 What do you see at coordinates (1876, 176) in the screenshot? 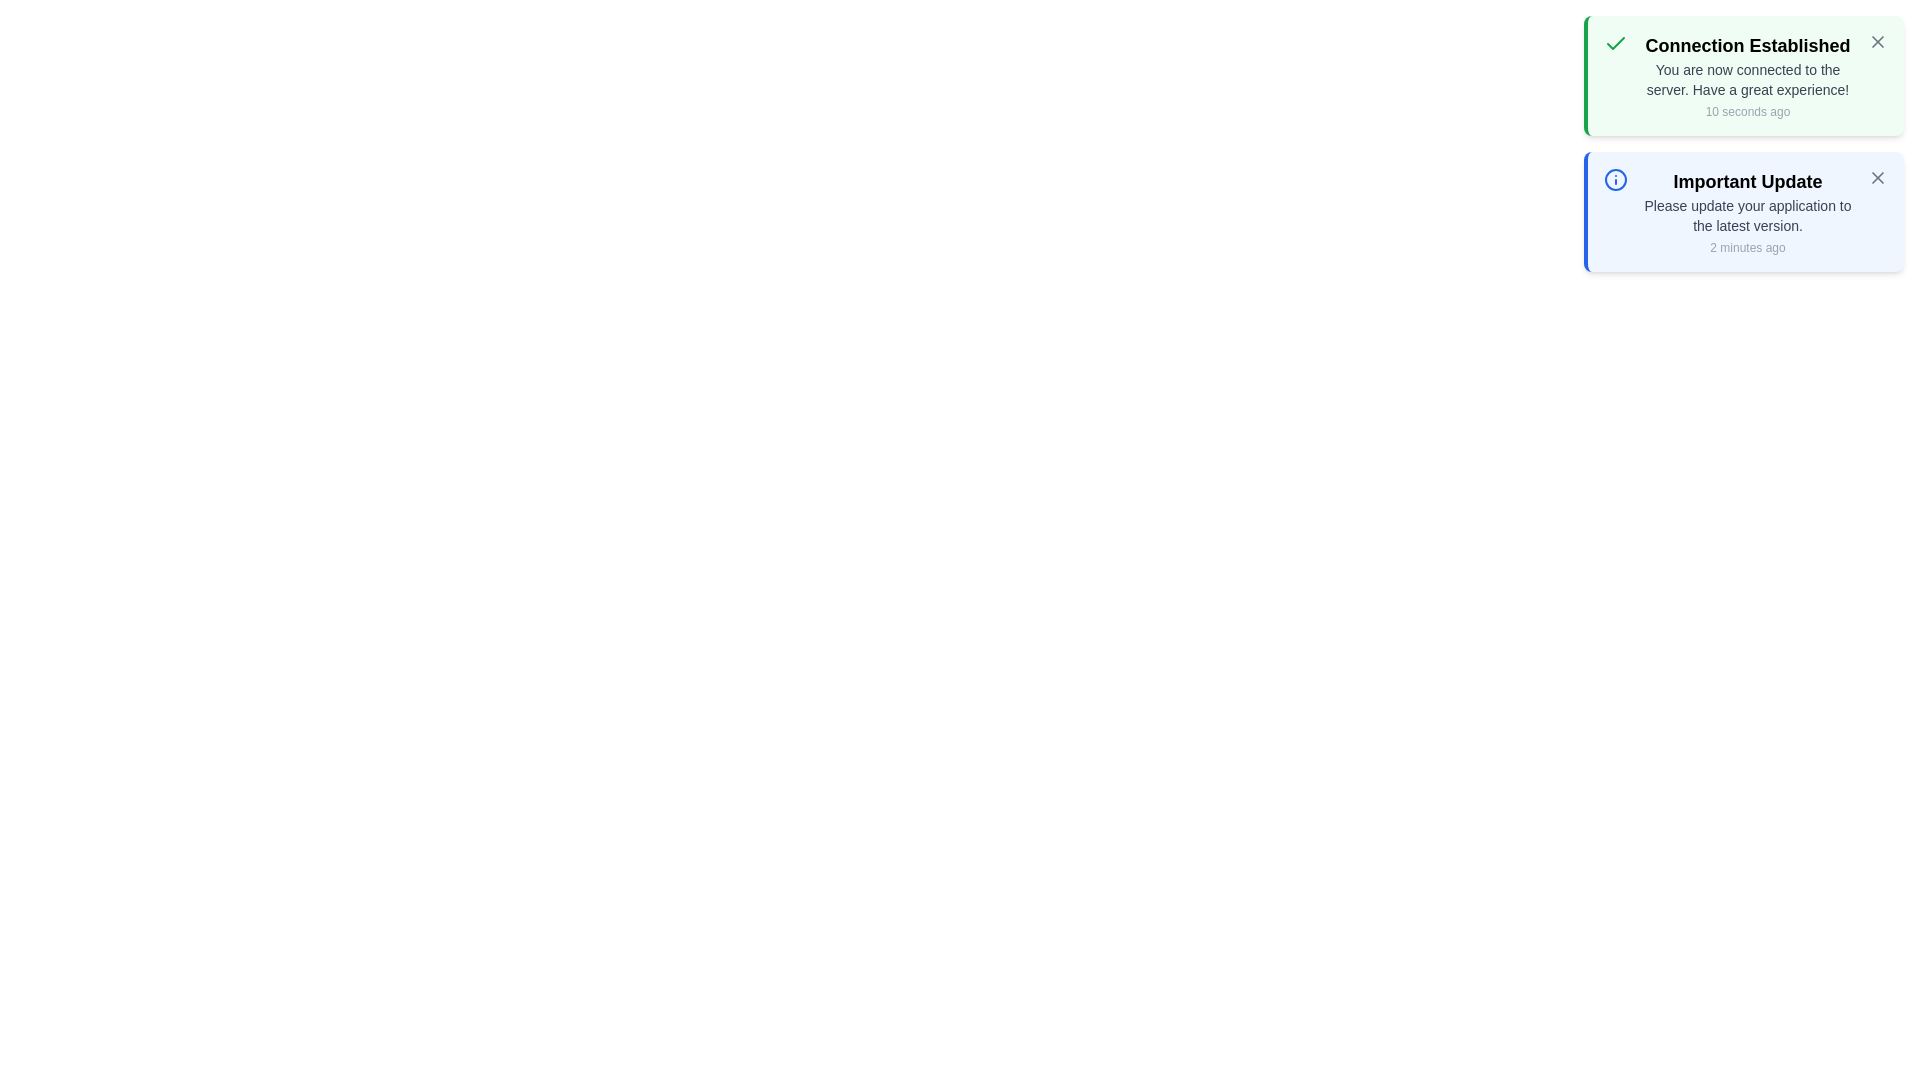
I see `close button of the notification with title 'Important Update'` at bounding box center [1876, 176].